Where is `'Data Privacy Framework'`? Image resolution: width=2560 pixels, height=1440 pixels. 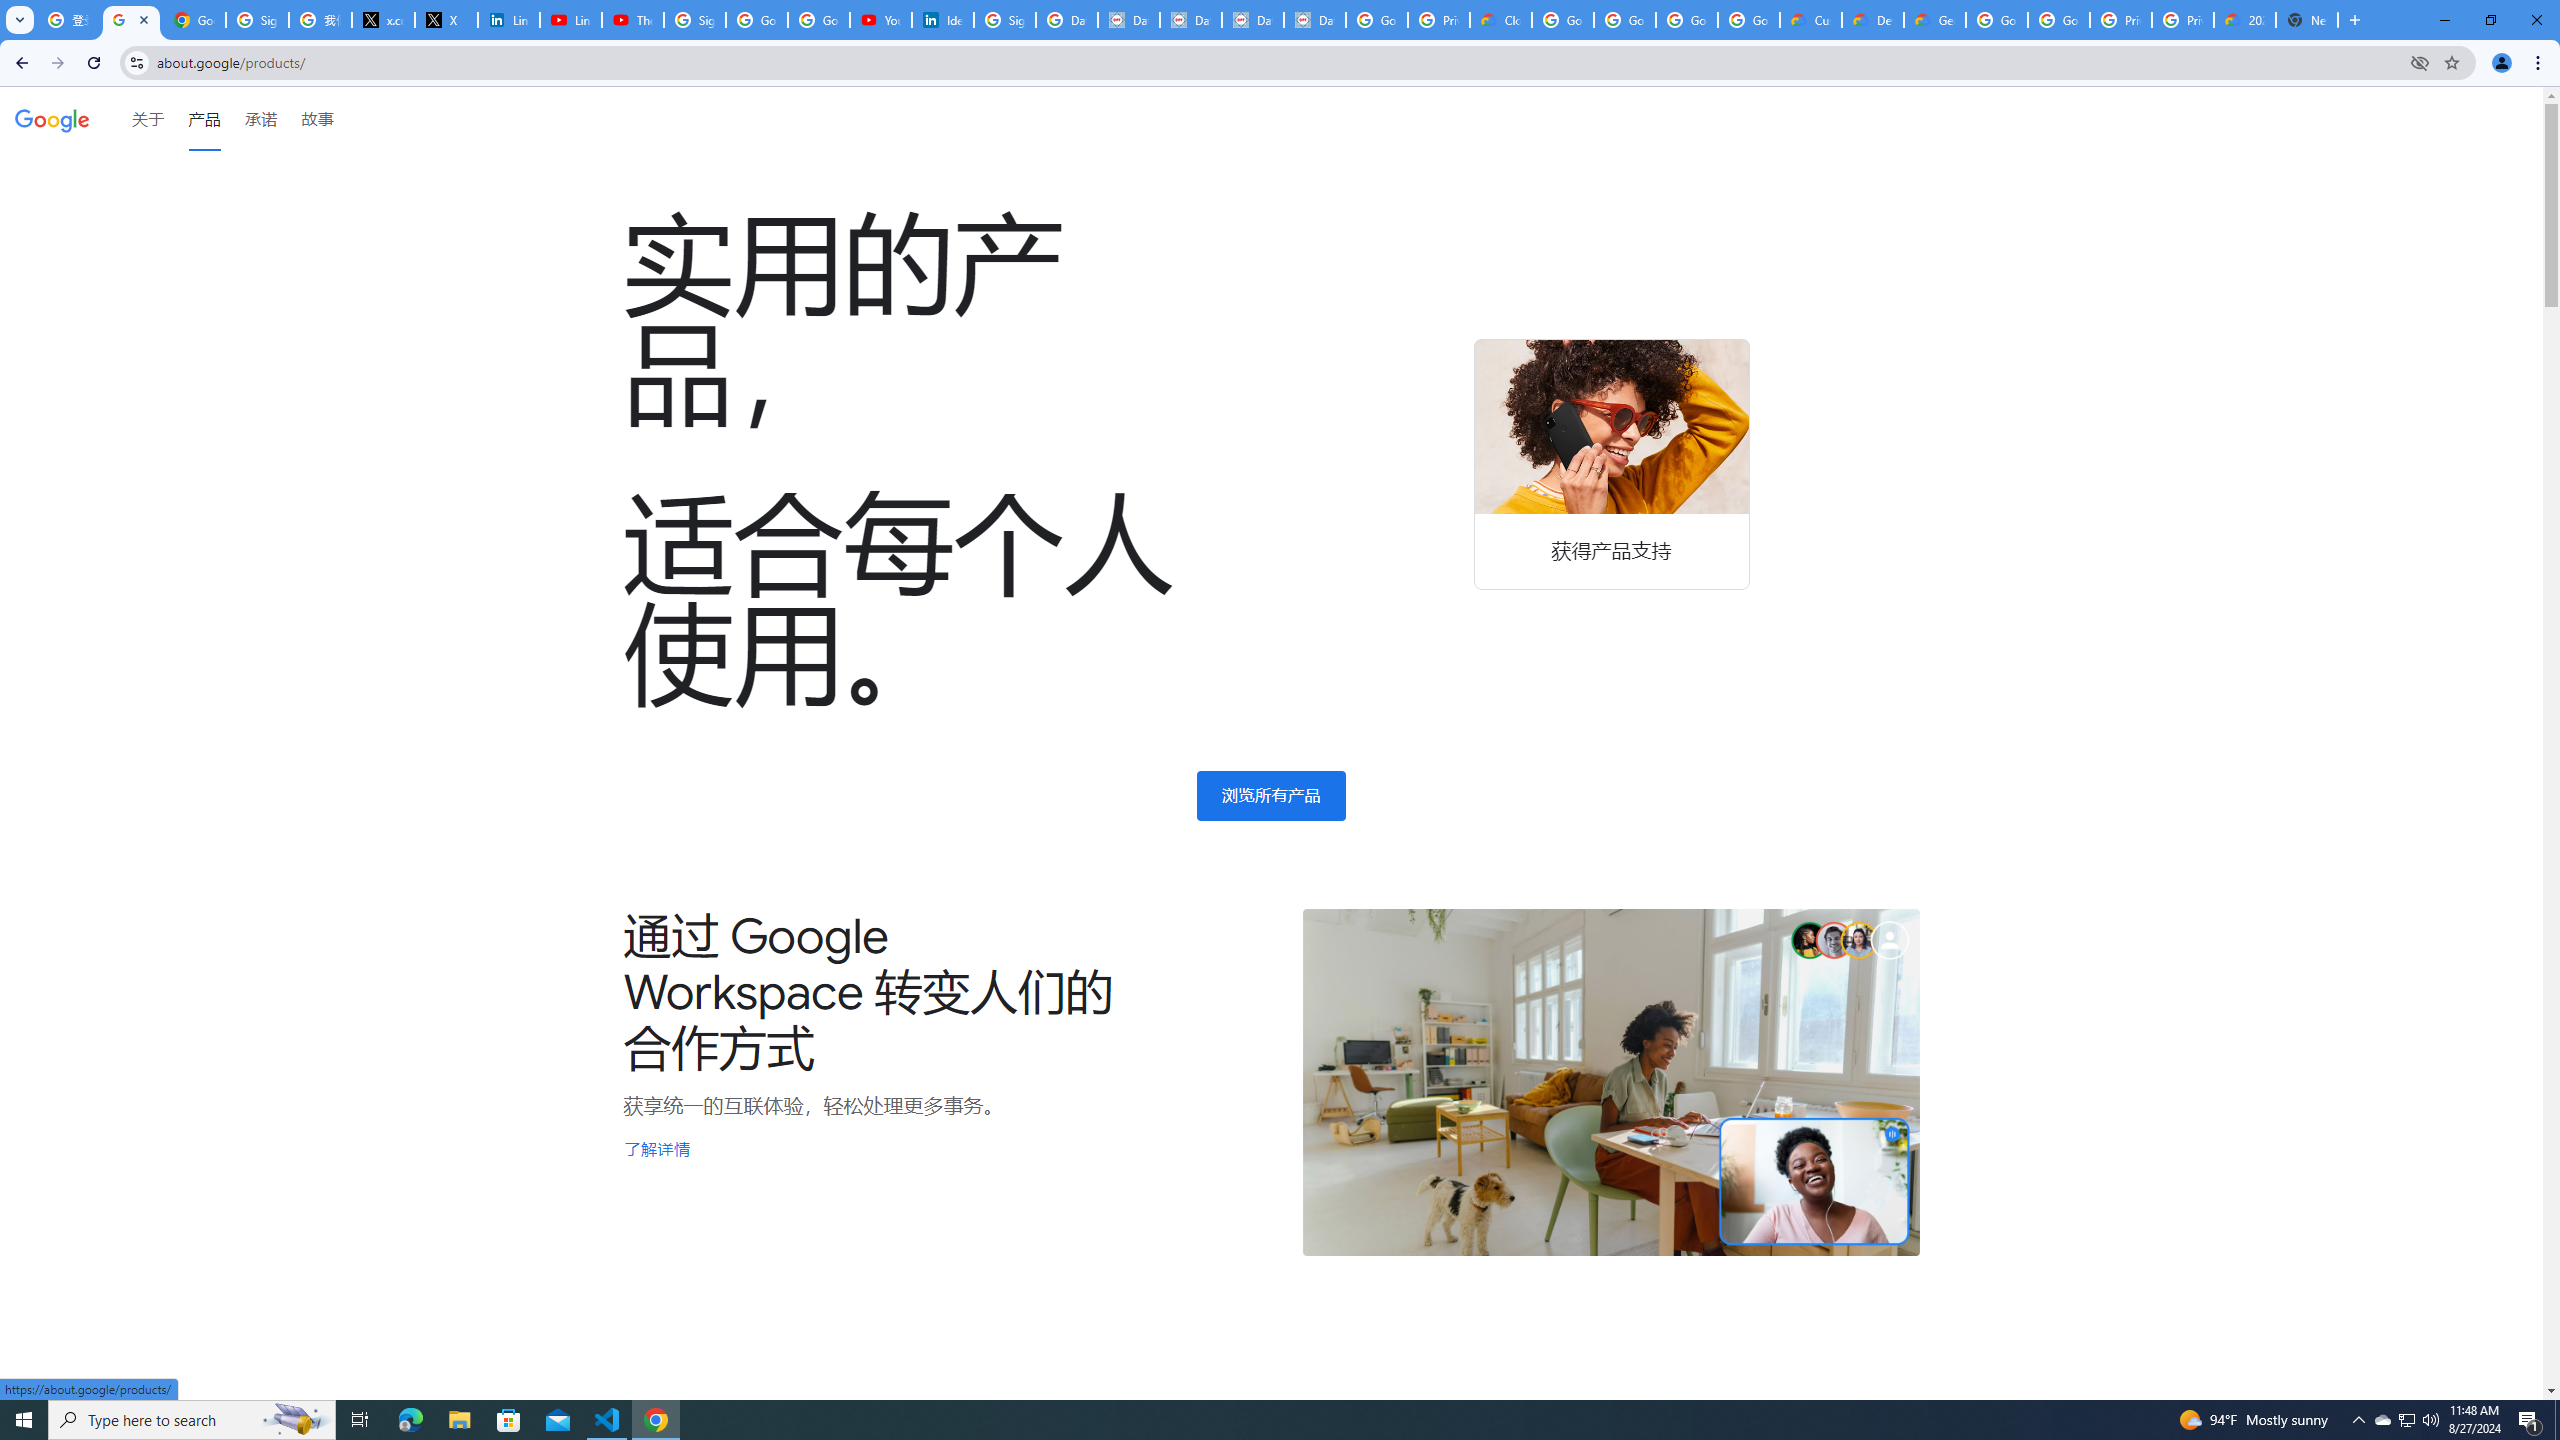
'Data Privacy Framework' is located at coordinates (1252, 19).